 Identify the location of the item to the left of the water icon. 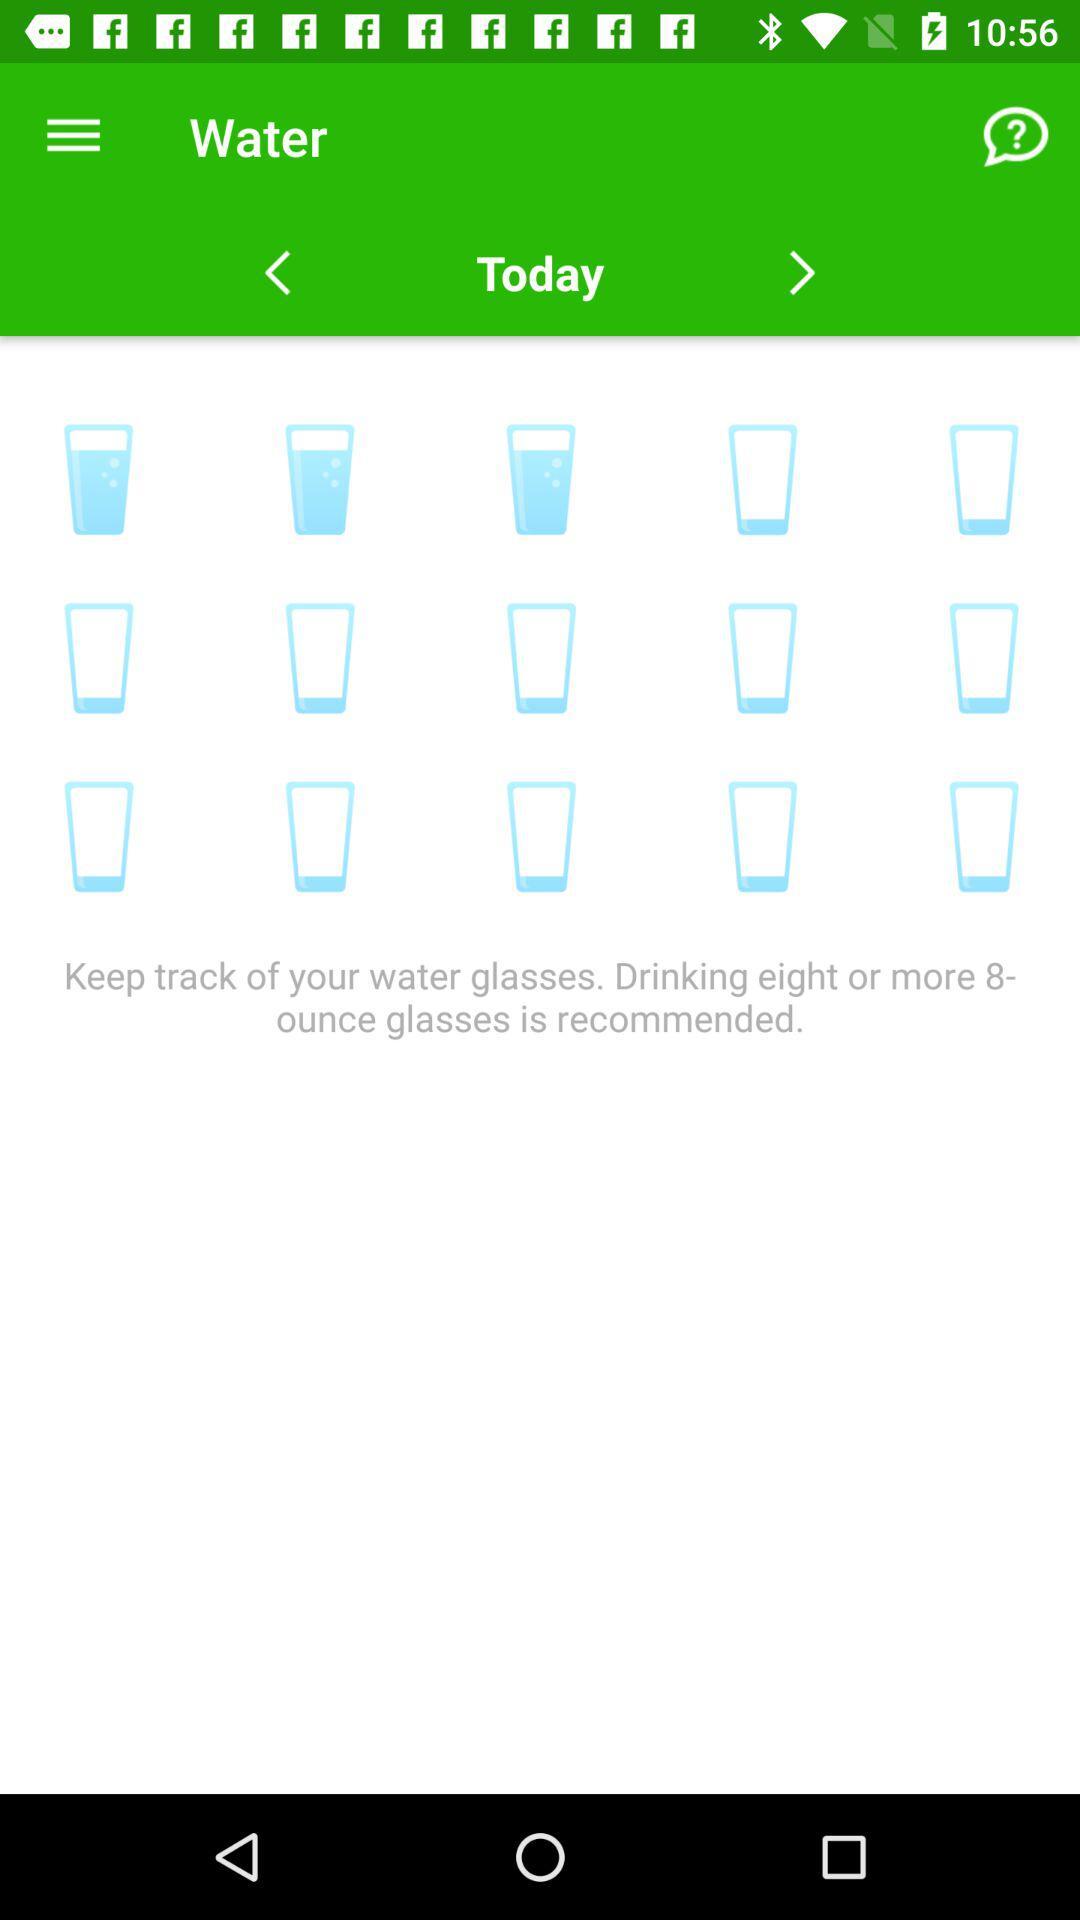
(72, 135).